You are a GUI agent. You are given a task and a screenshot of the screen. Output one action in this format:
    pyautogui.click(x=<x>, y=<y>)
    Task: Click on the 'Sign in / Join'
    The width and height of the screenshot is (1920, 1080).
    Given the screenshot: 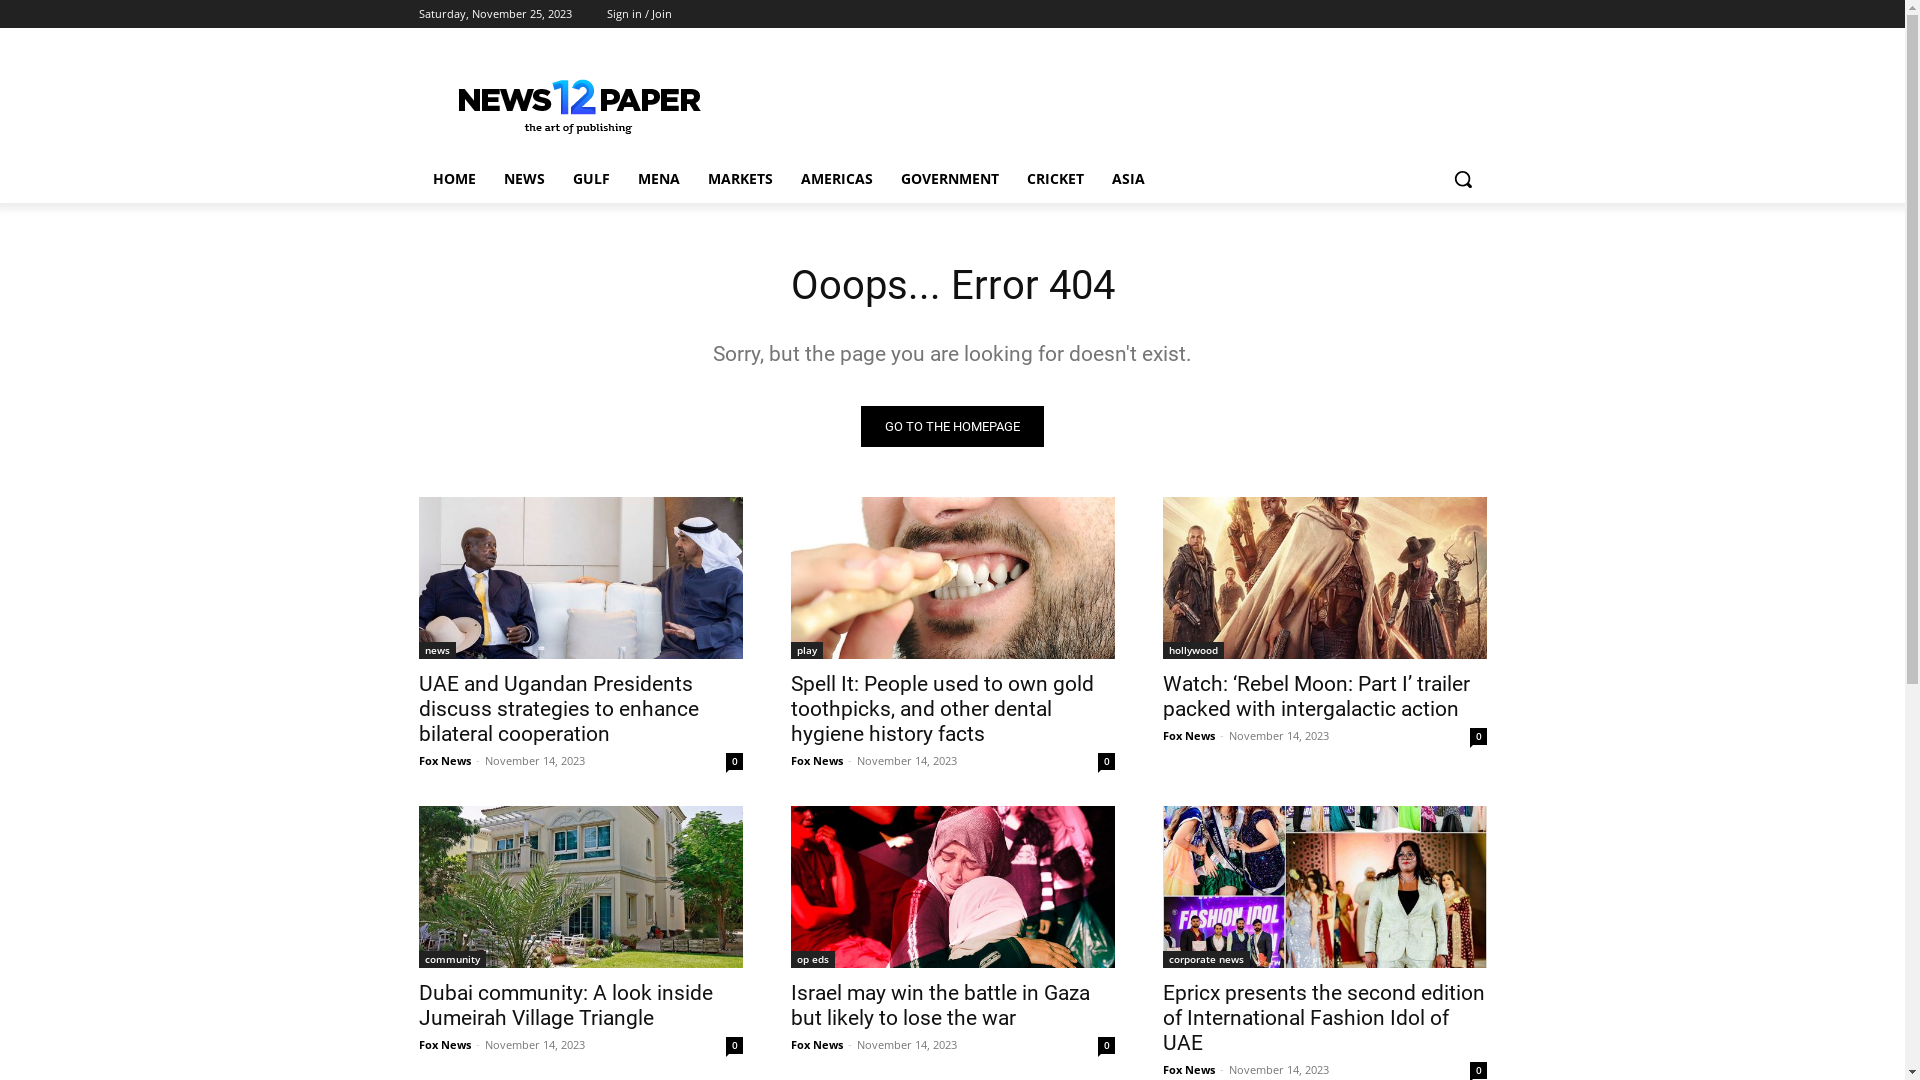 What is the action you would take?
    pyautogui.click(x=637, y=14)
    